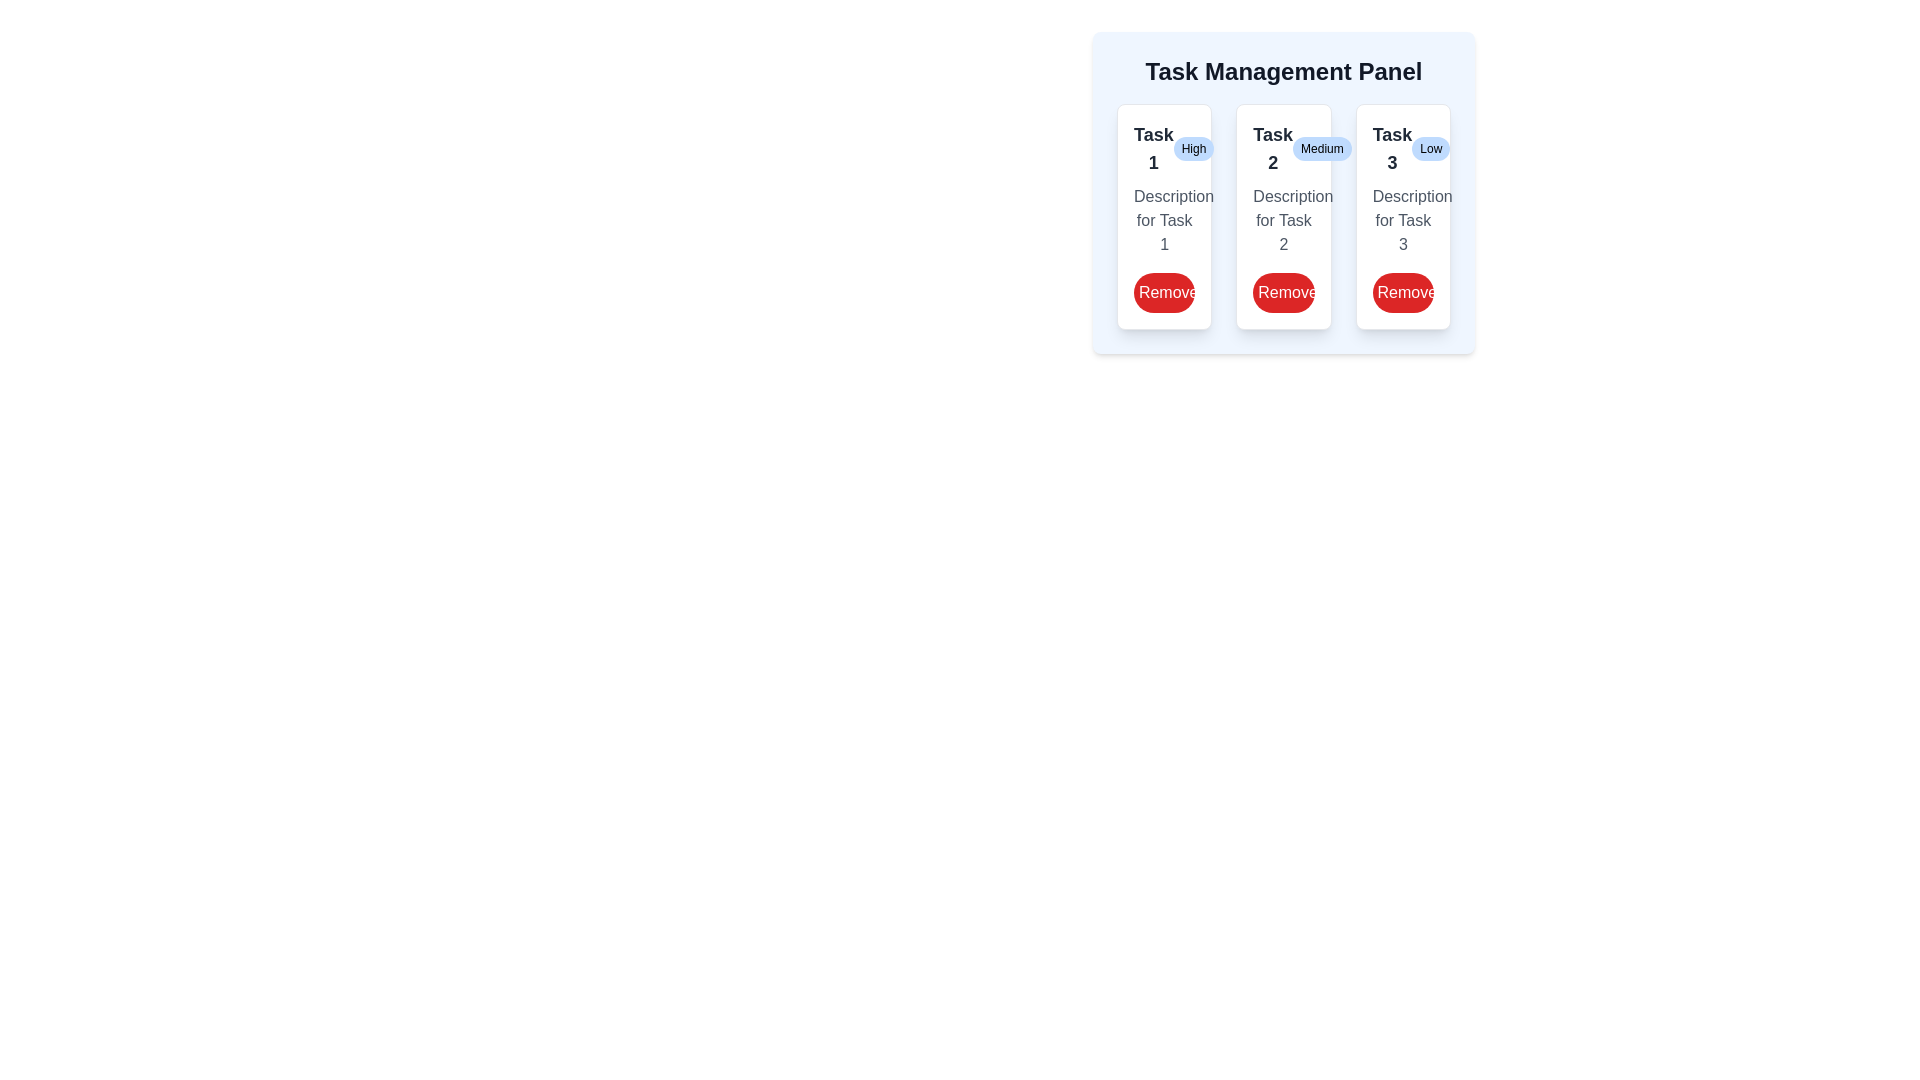  What do you see at coordinates (1194, 148) in the screenshot?
I see `the priority tag of each task in the panel` at bounding box center [1194, 148].